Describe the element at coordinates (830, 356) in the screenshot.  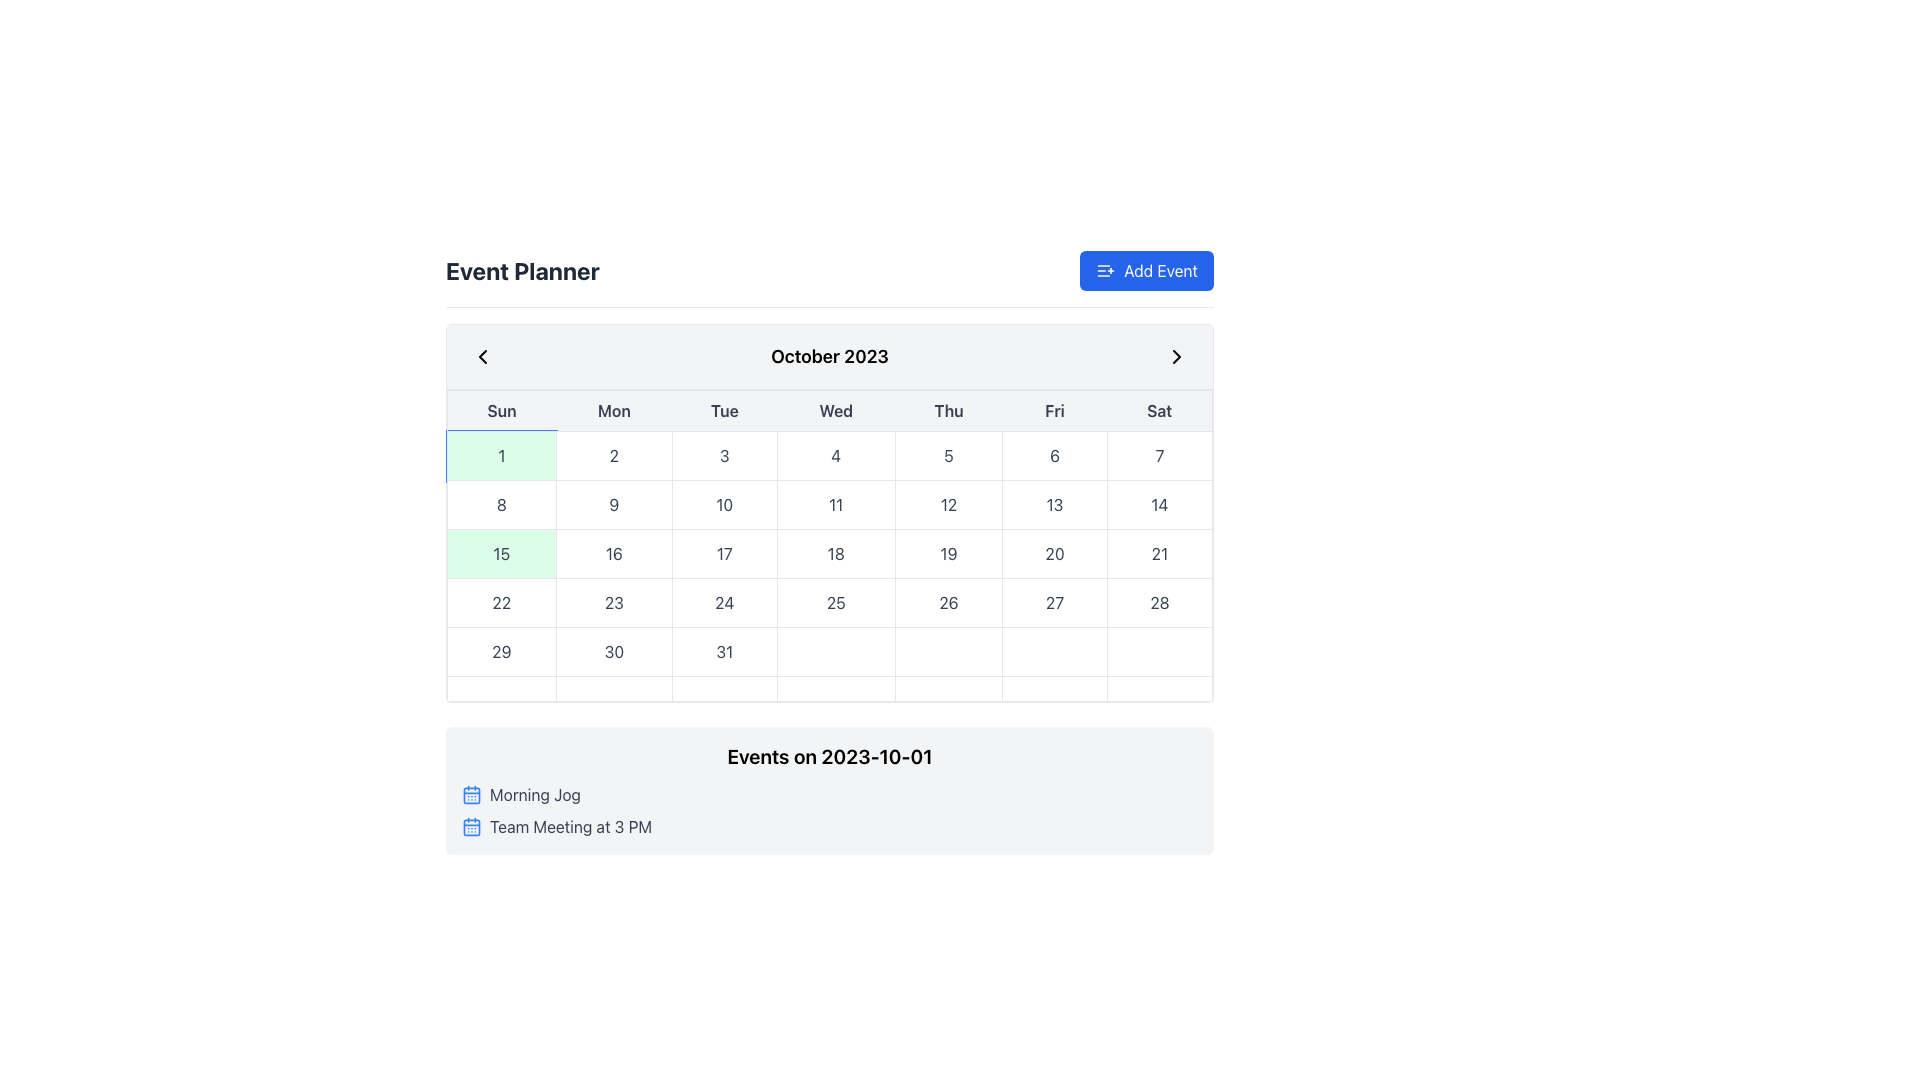
I see `the bold text 'October 2023' in the Calendar header` at that location.